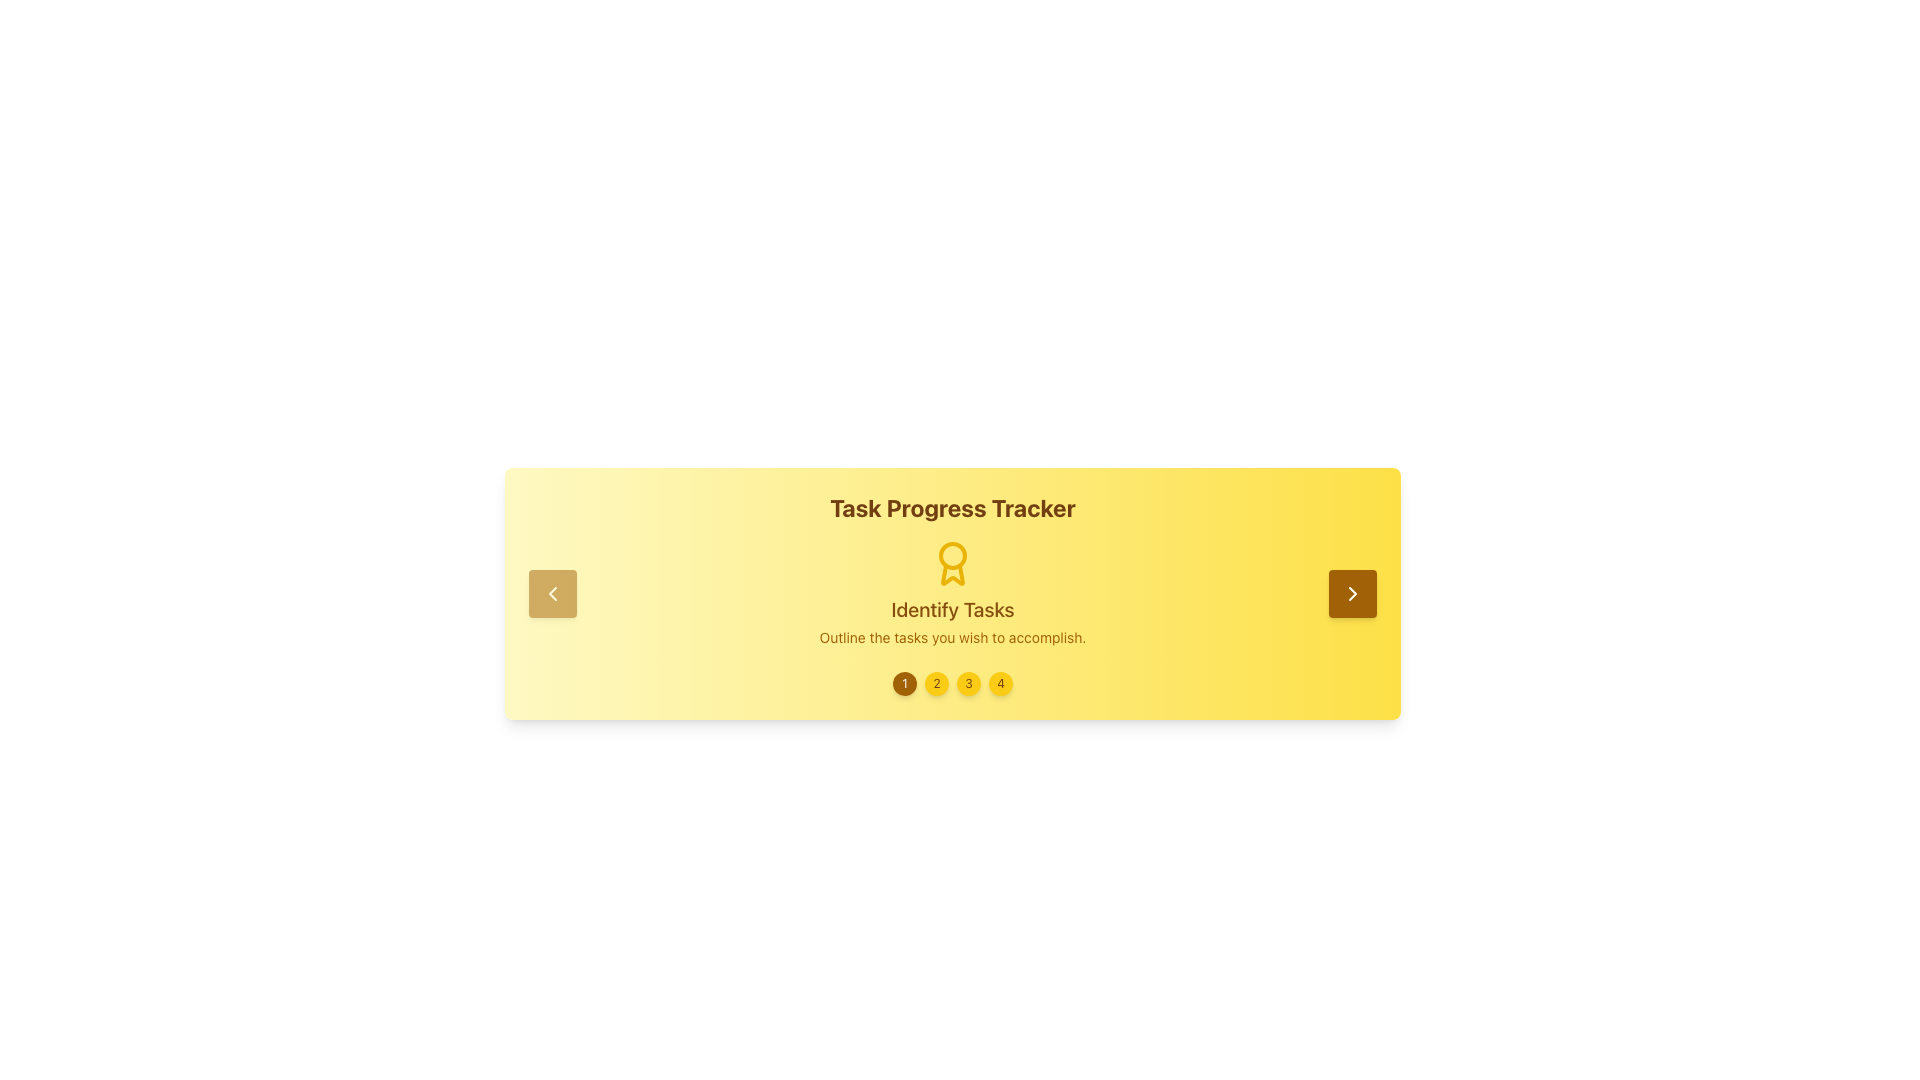  What do you see at coordinates (1353, 593) in the screenshot?
I see `the rightward navigation button with a yellow background and rounded edges` at bounding box center [1353, 593].